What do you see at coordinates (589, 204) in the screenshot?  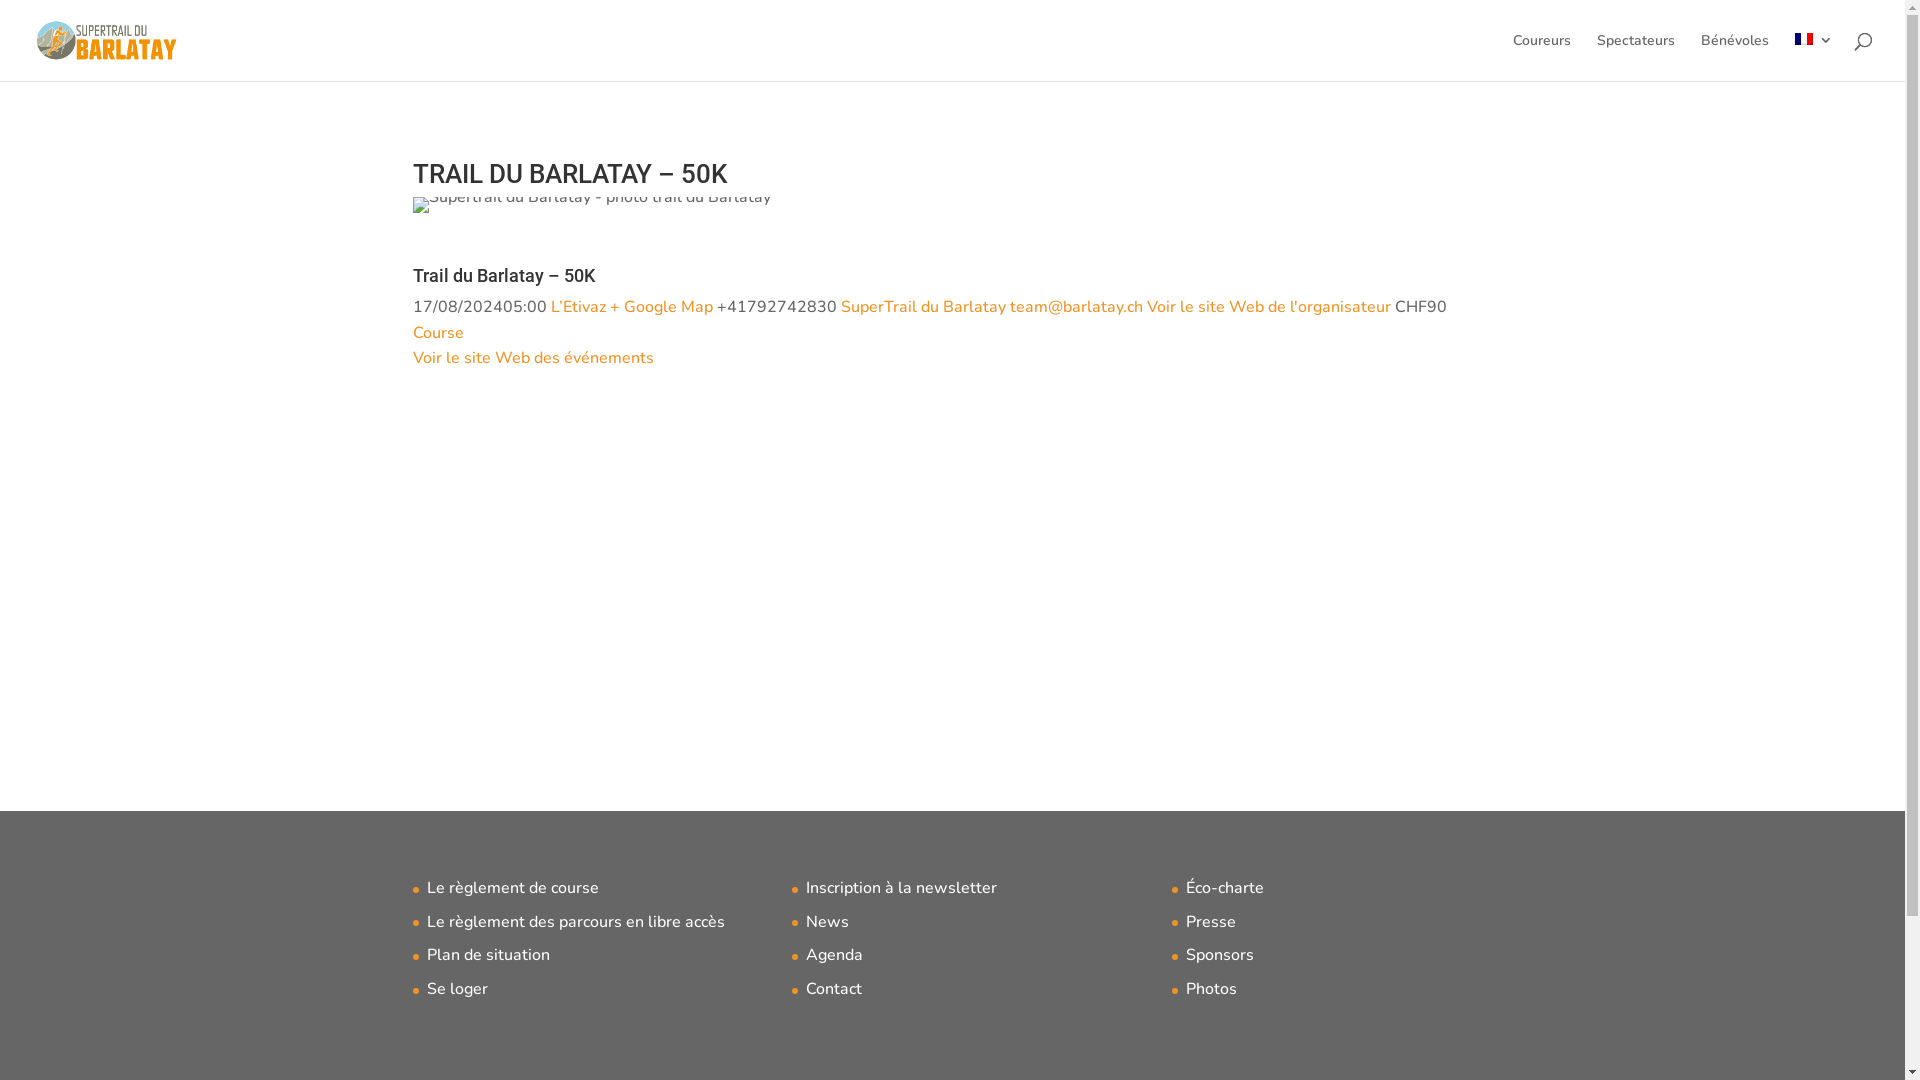 I see `'trail'` at bounding box center [589, 204].